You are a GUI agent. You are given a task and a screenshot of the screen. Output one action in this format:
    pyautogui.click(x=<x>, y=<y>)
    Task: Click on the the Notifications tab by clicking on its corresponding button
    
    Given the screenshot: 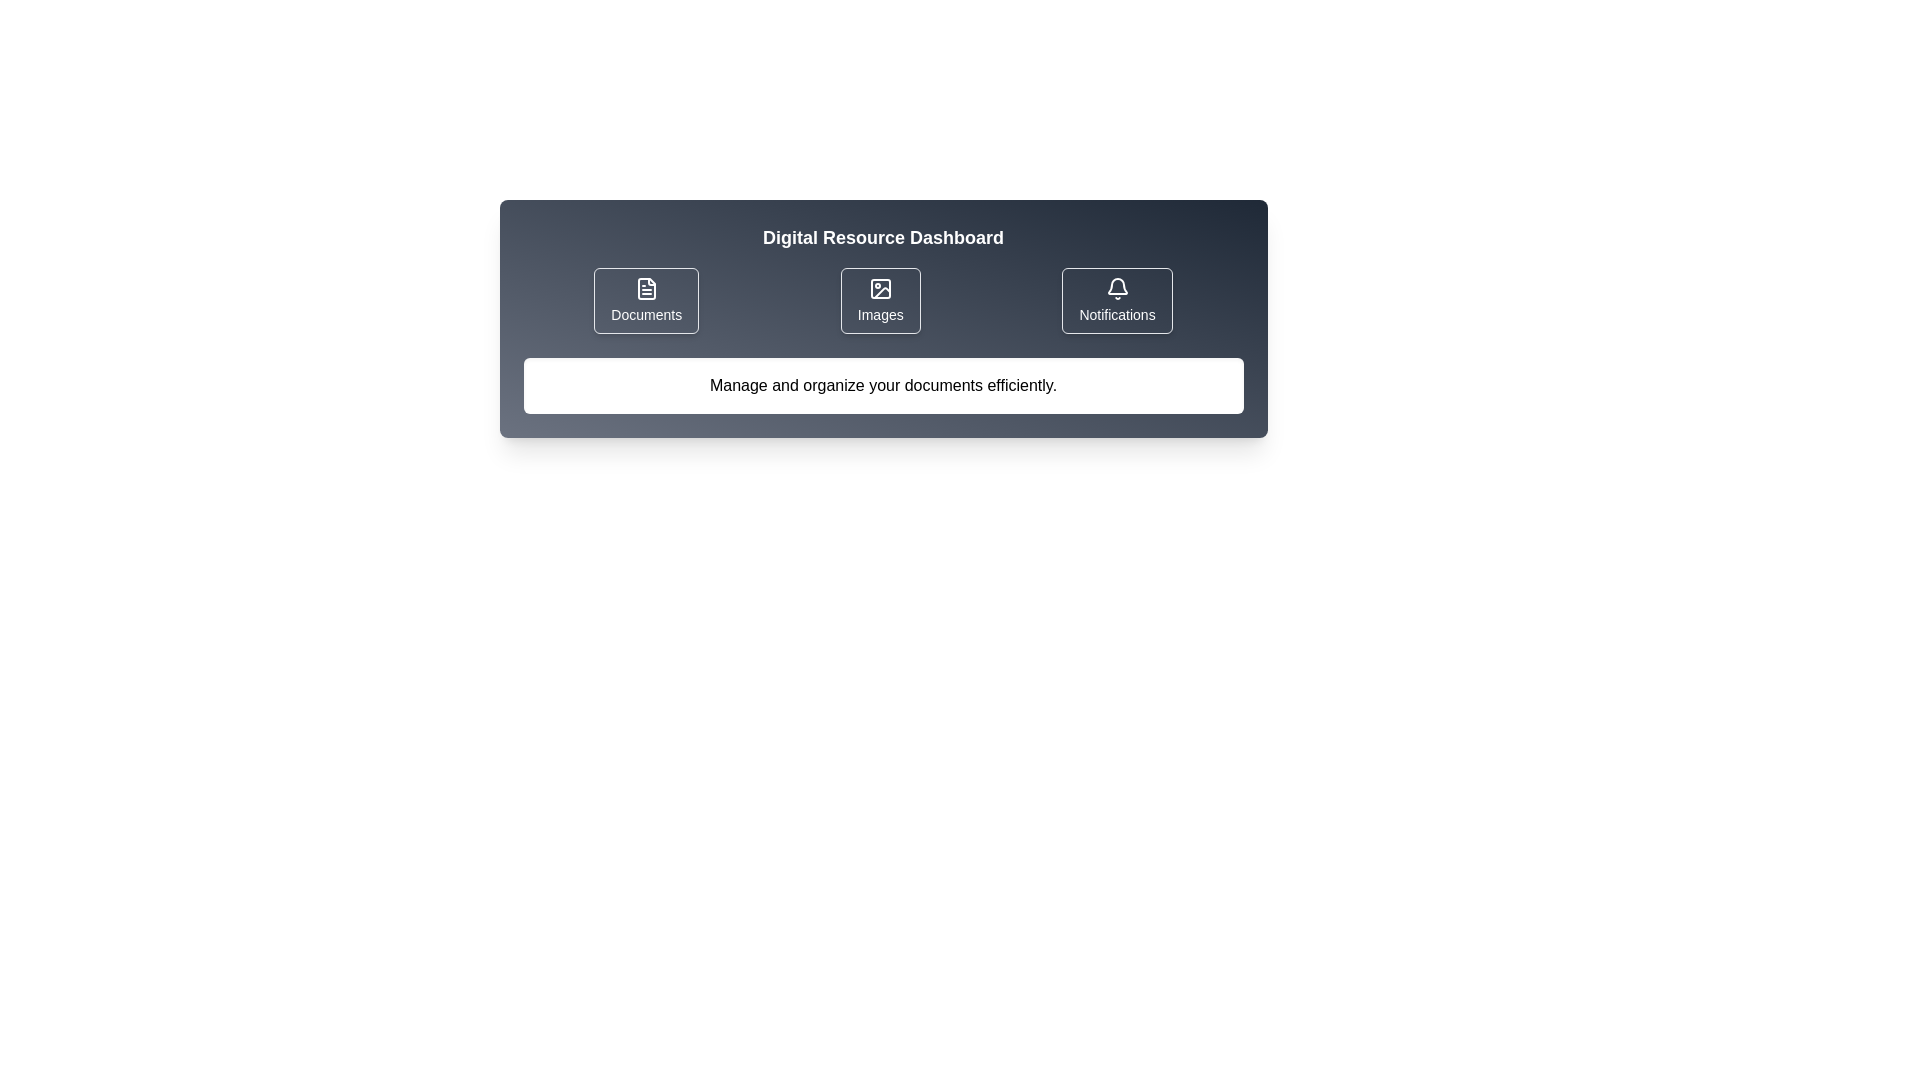 What is the action you would take?
    pyautogui.click(x=1116, y=300)
    